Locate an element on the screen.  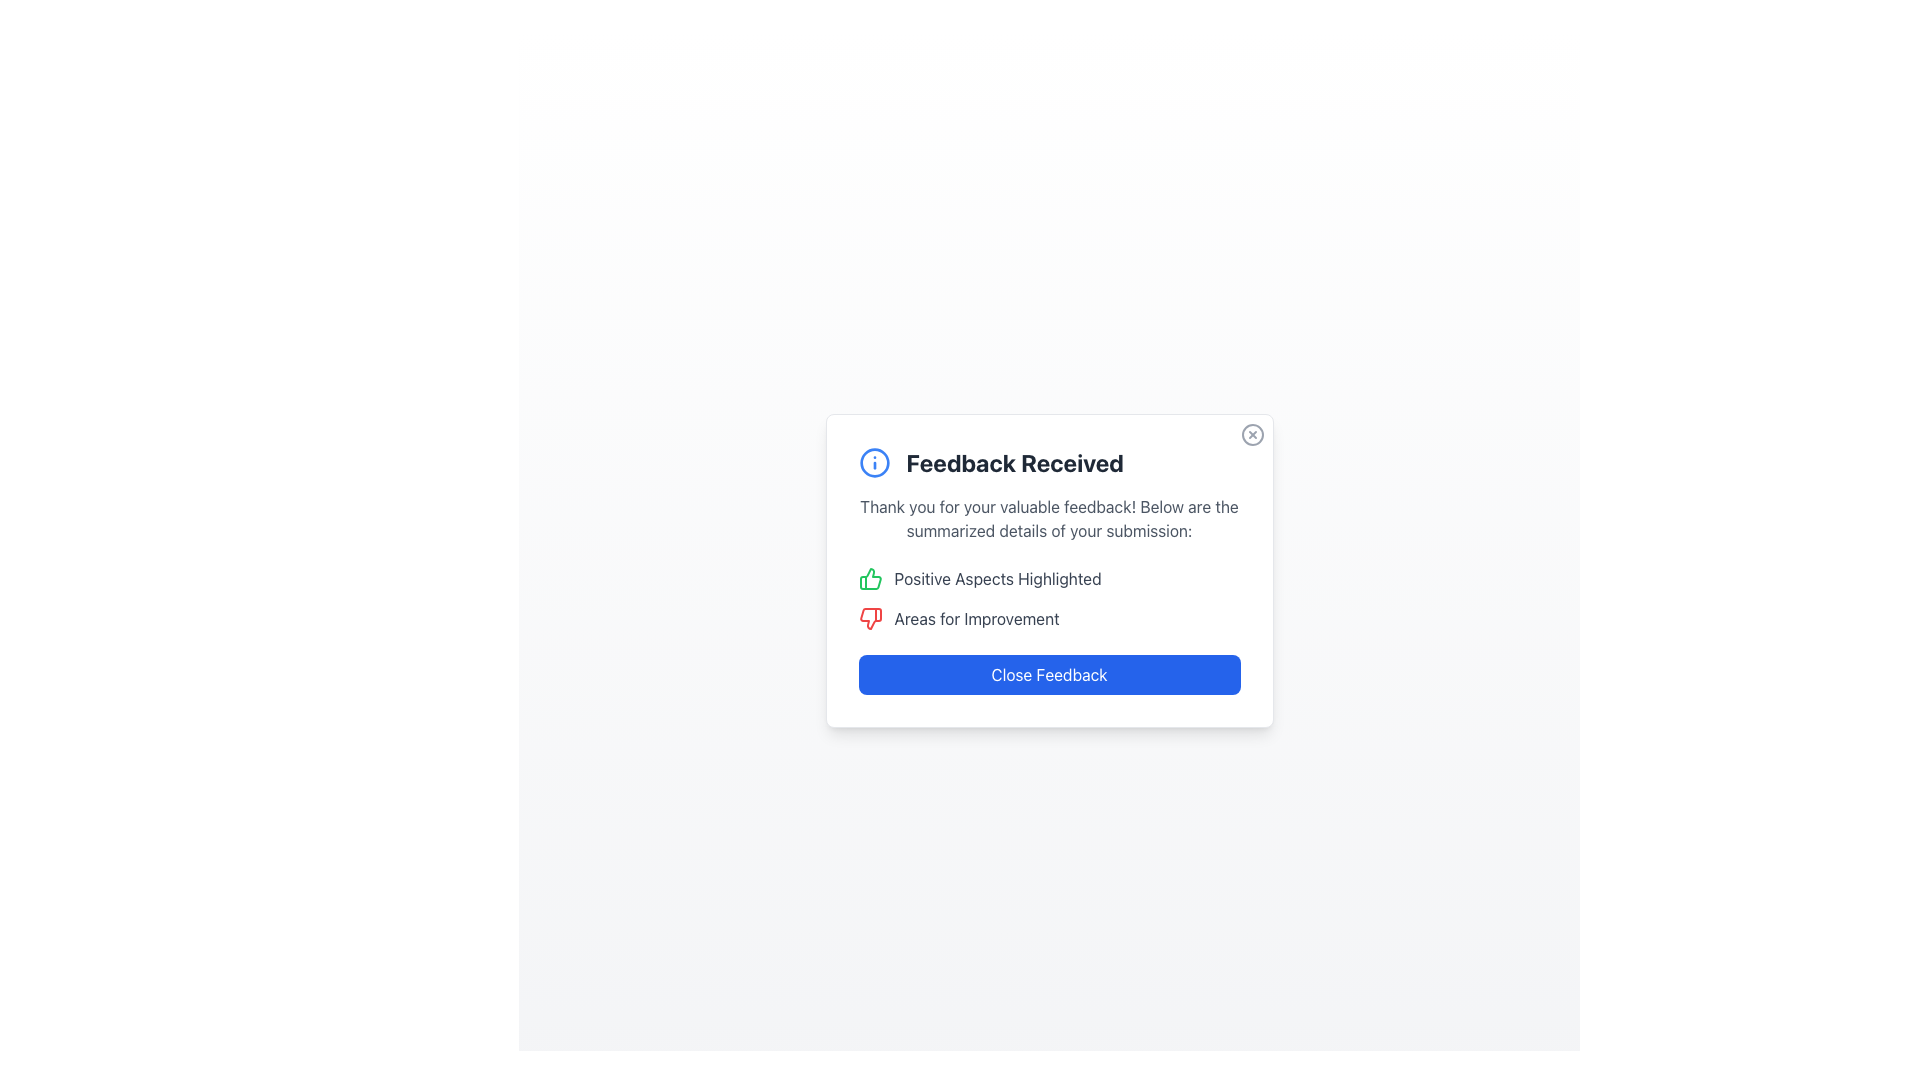
the 'Areas for Improvement' text label with a red thumbs-down icon, which is positioned below 'Positive Aspects Highlighted' and above the 'Close Feedback' button is located at coordinates (1048, 617).